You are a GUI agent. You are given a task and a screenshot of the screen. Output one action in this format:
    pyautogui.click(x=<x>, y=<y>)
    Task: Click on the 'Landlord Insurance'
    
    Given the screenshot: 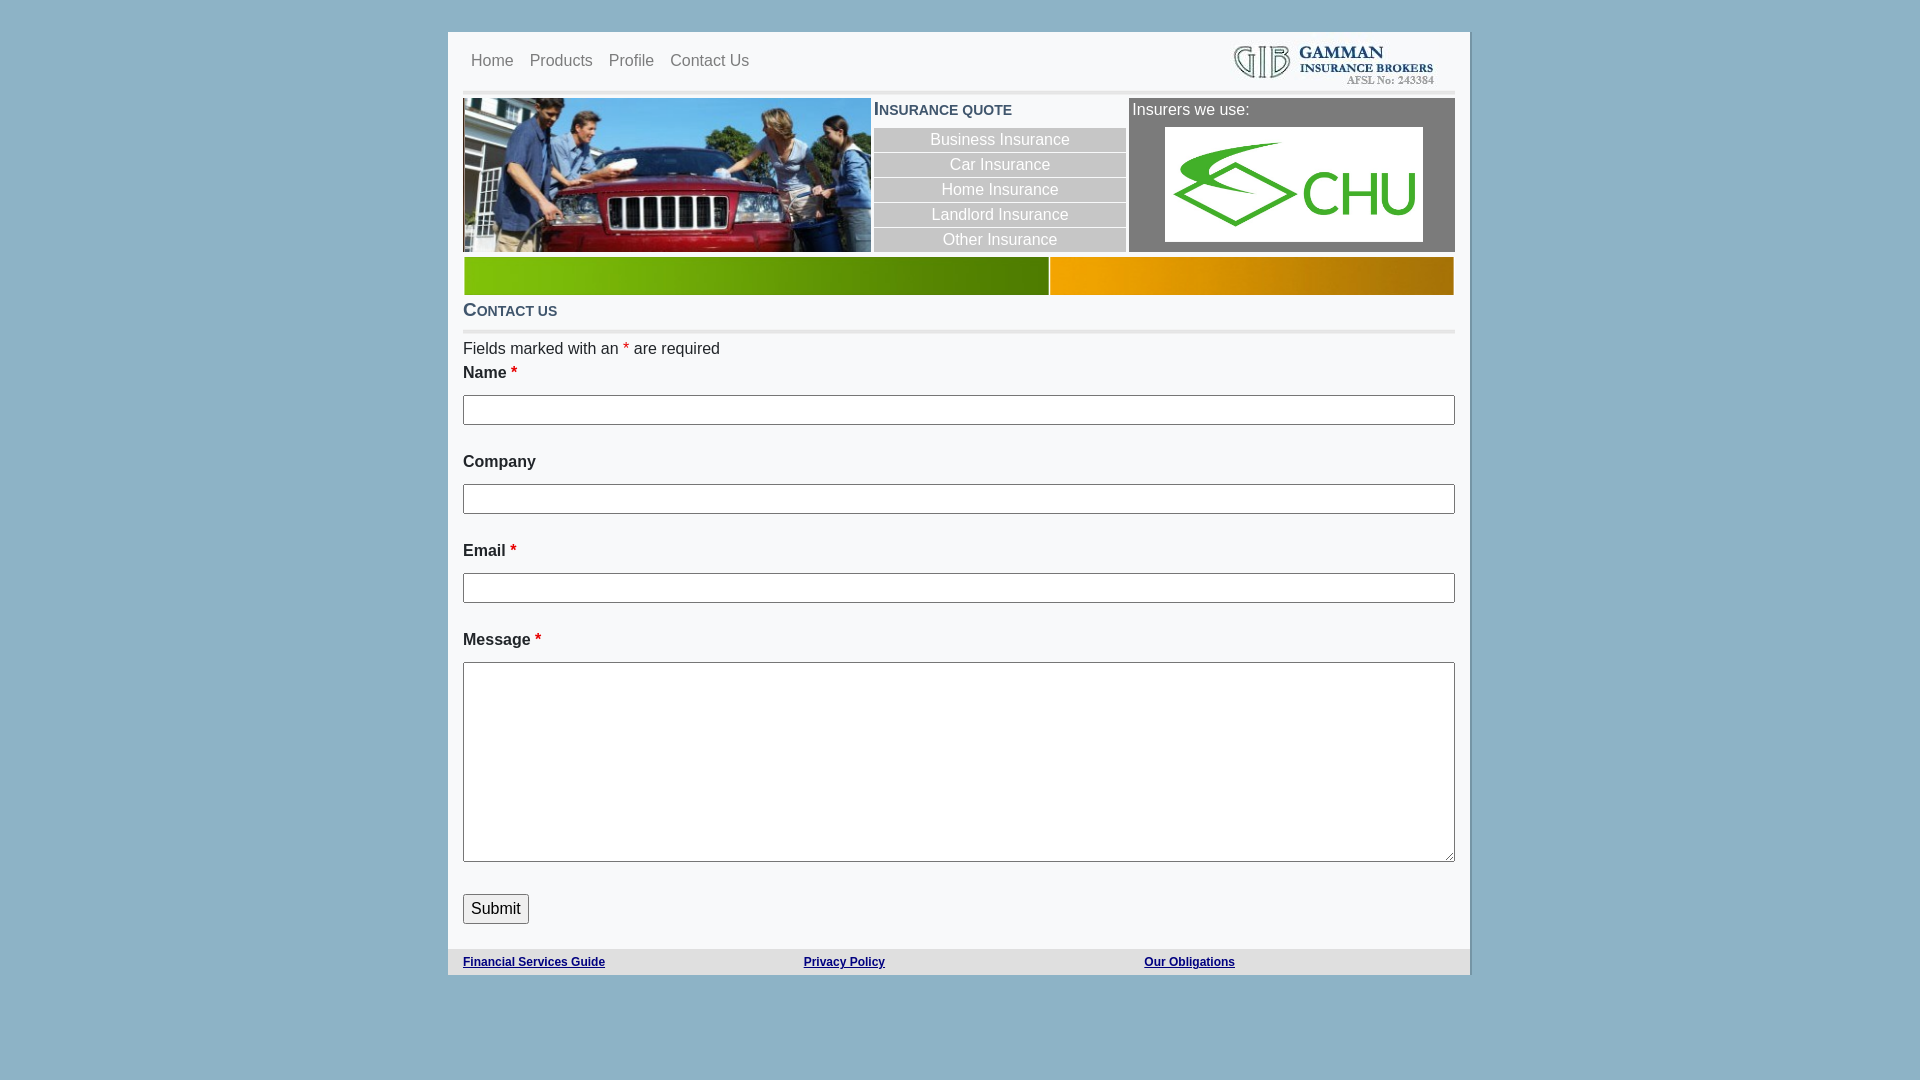 What is the action you would take?
    pyautogui.click(x=1000, y=215)
    